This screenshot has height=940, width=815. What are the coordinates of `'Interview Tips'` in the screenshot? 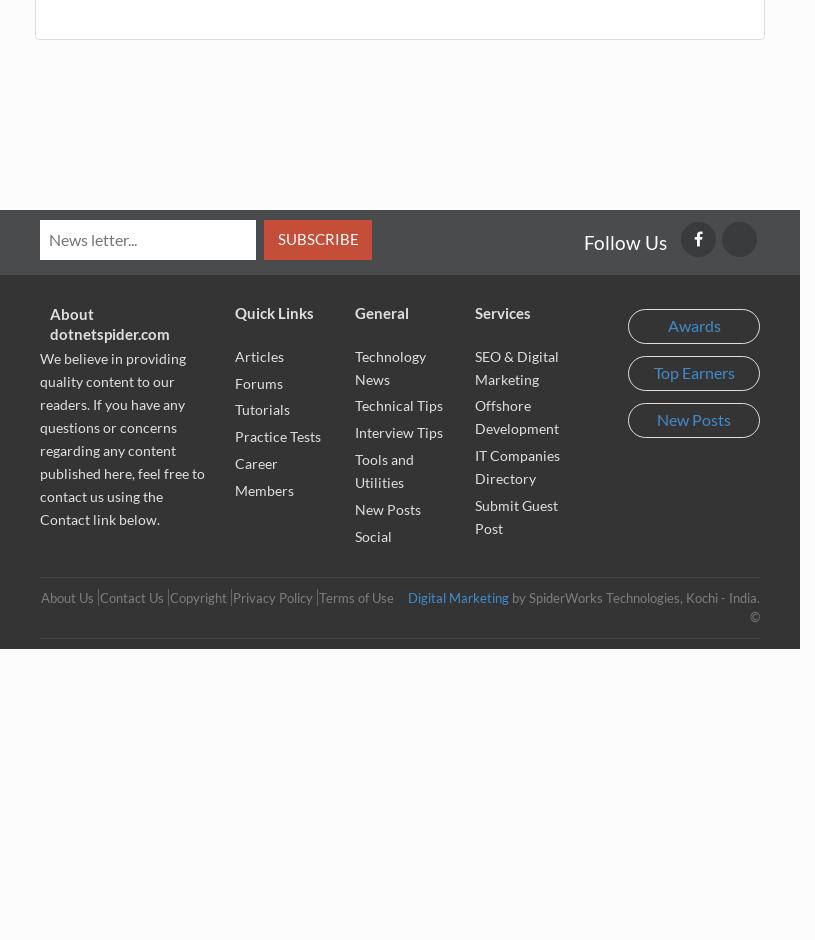 It's located at (398, 431).